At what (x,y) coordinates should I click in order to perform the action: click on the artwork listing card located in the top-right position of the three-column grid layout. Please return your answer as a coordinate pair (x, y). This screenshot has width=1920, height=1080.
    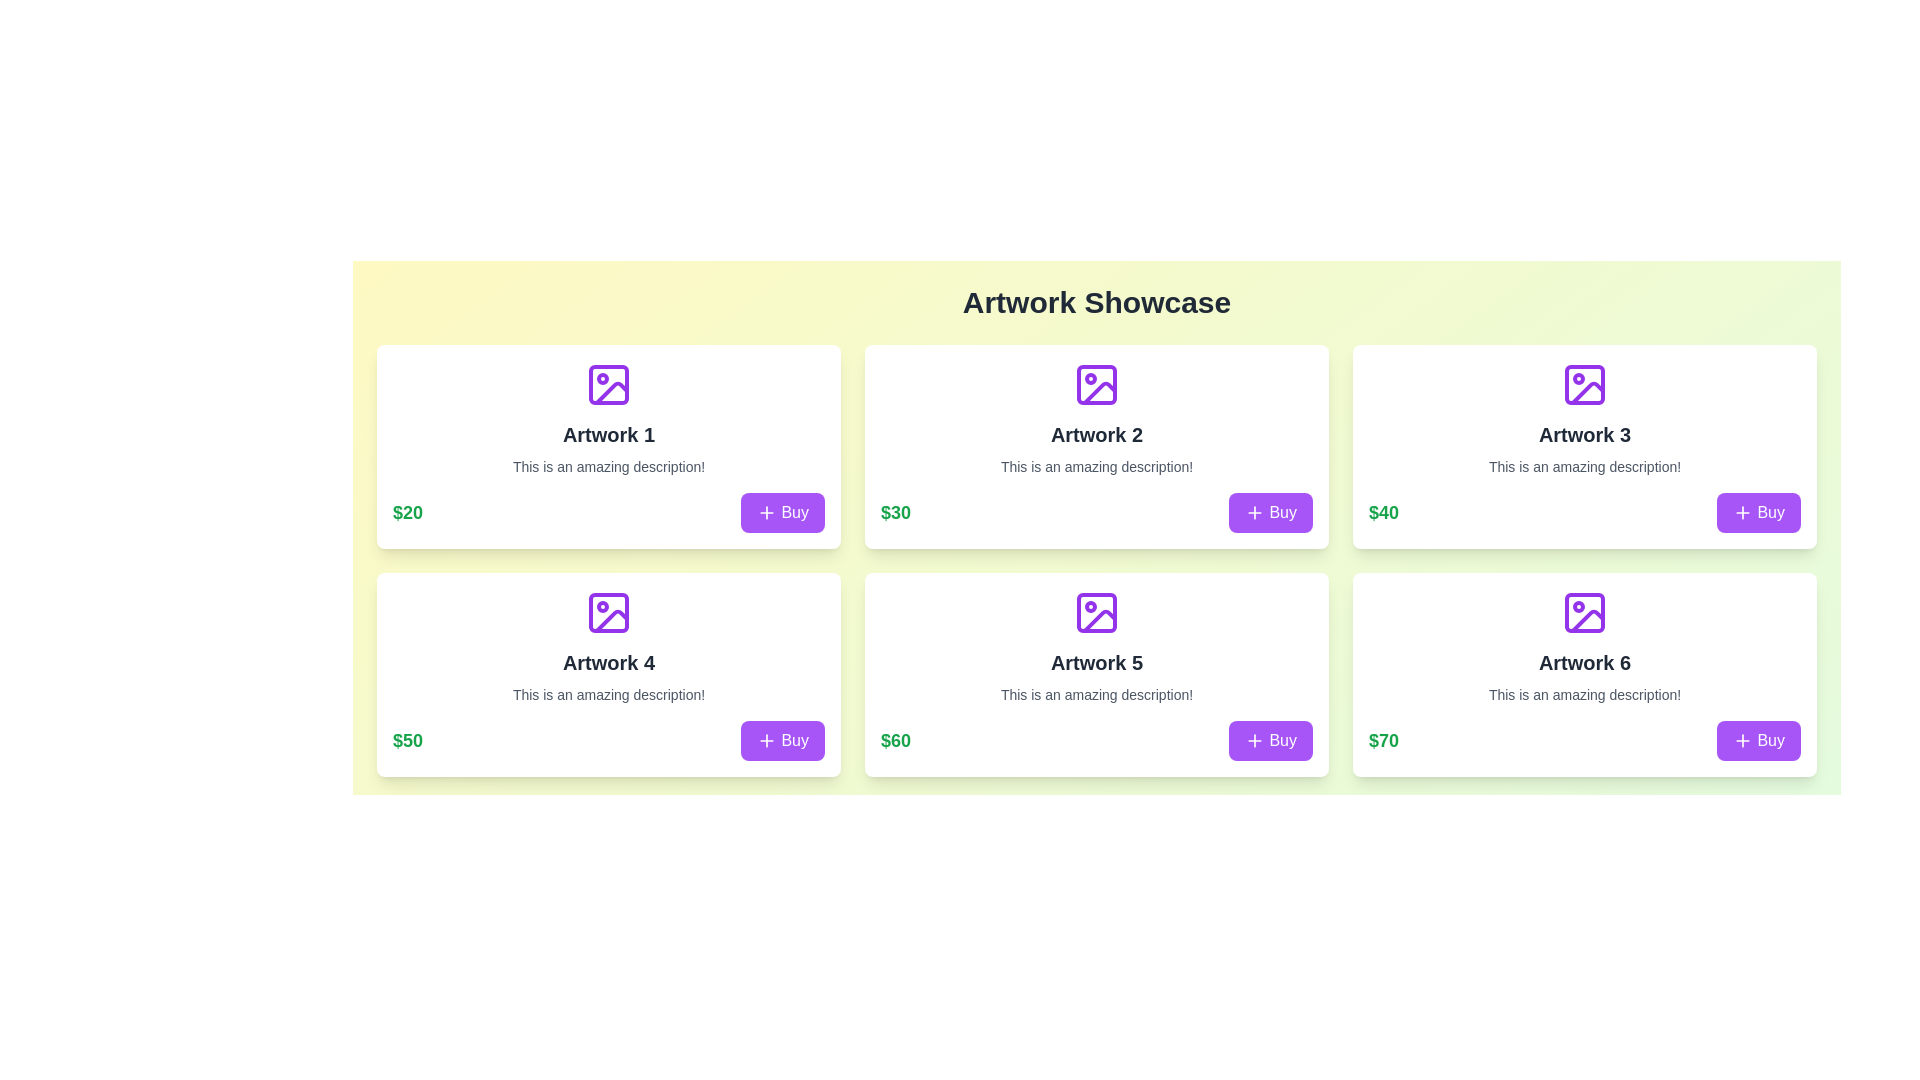
    Looking at the image, I should click on (1583, 446).